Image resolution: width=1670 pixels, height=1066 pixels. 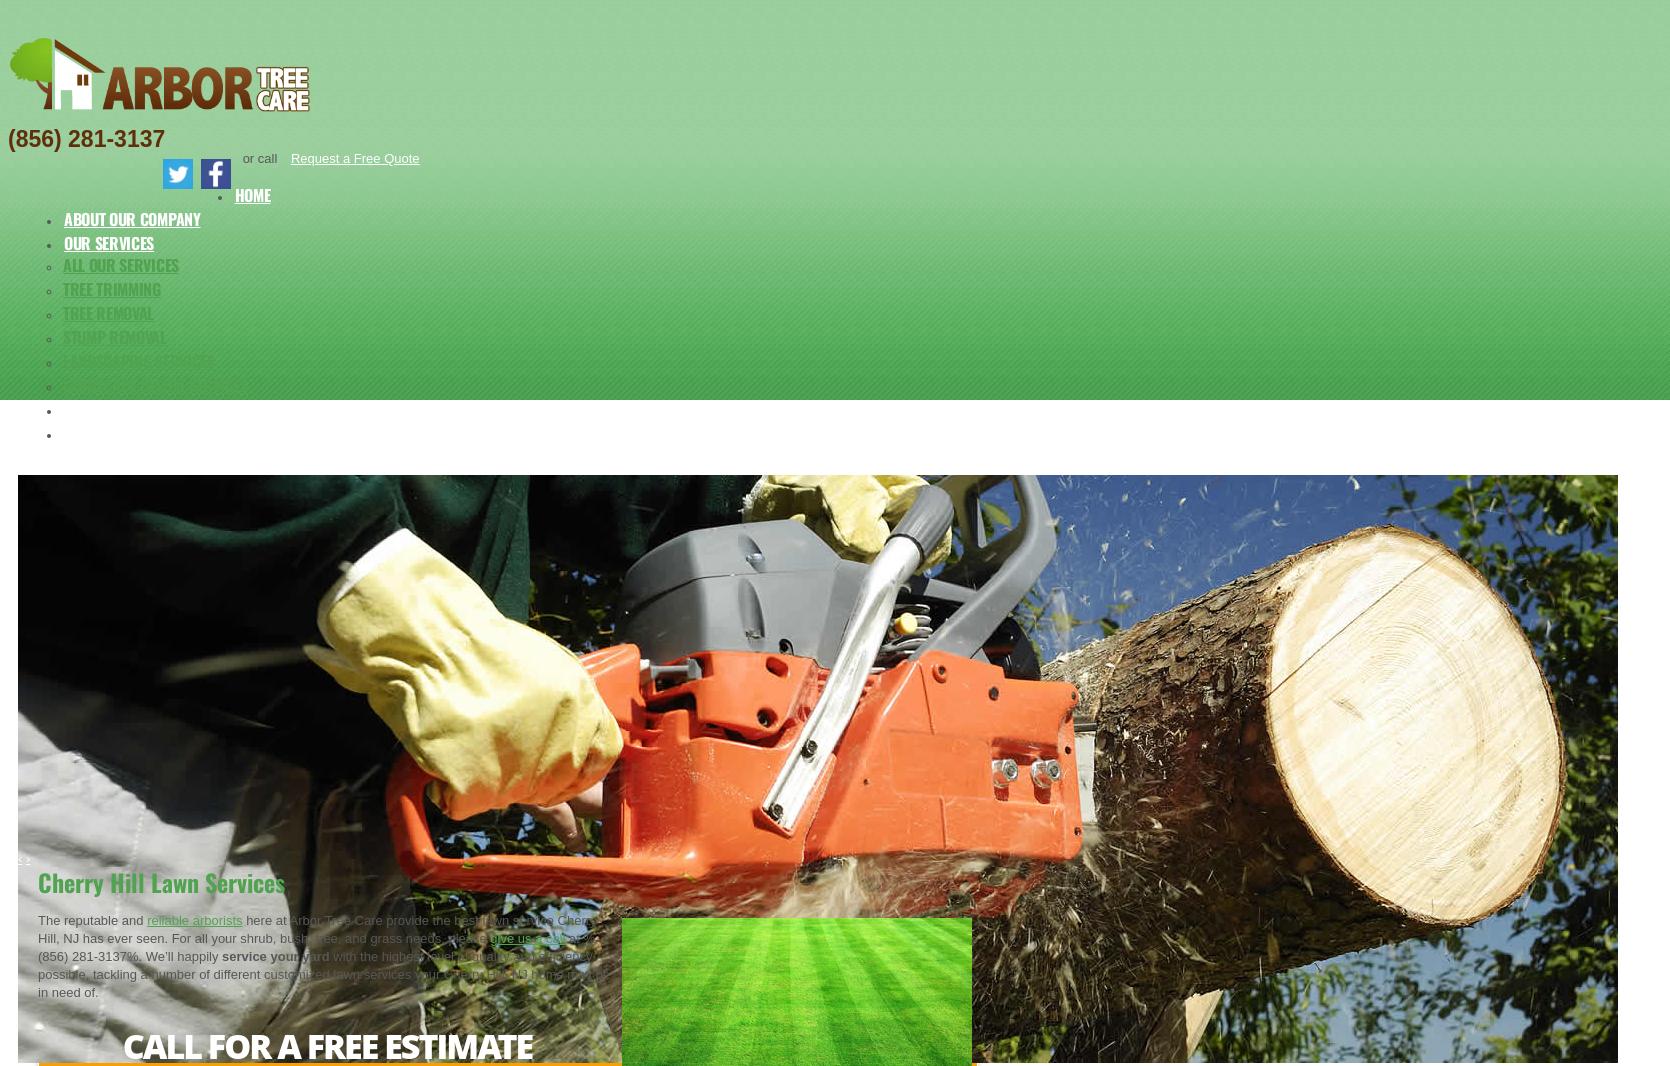 What do you see at coordinates (62, 312) in the screenshot?
I see `'Tree Removal'` at bounding box center [62, 312].